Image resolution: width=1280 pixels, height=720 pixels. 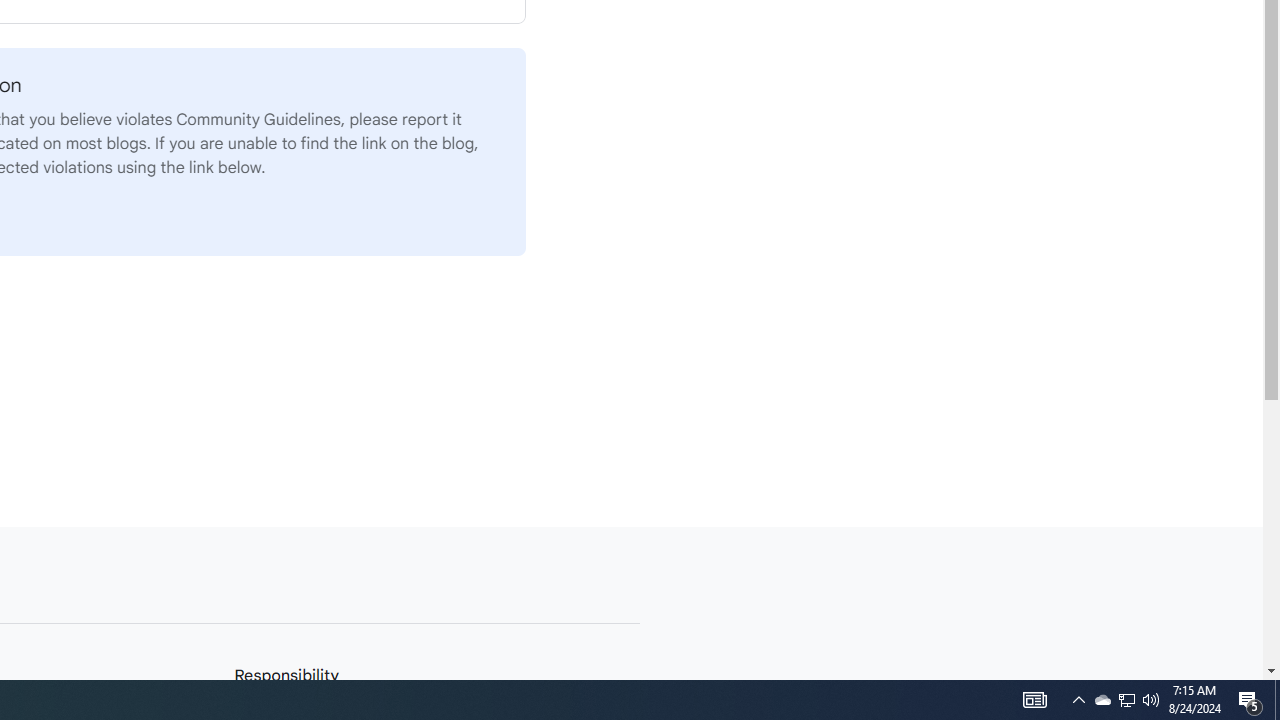 What do you see at coordinates (1250, 698) in the screenshot?
I see `'Show desktop'` at bounding box center [1250, 698].